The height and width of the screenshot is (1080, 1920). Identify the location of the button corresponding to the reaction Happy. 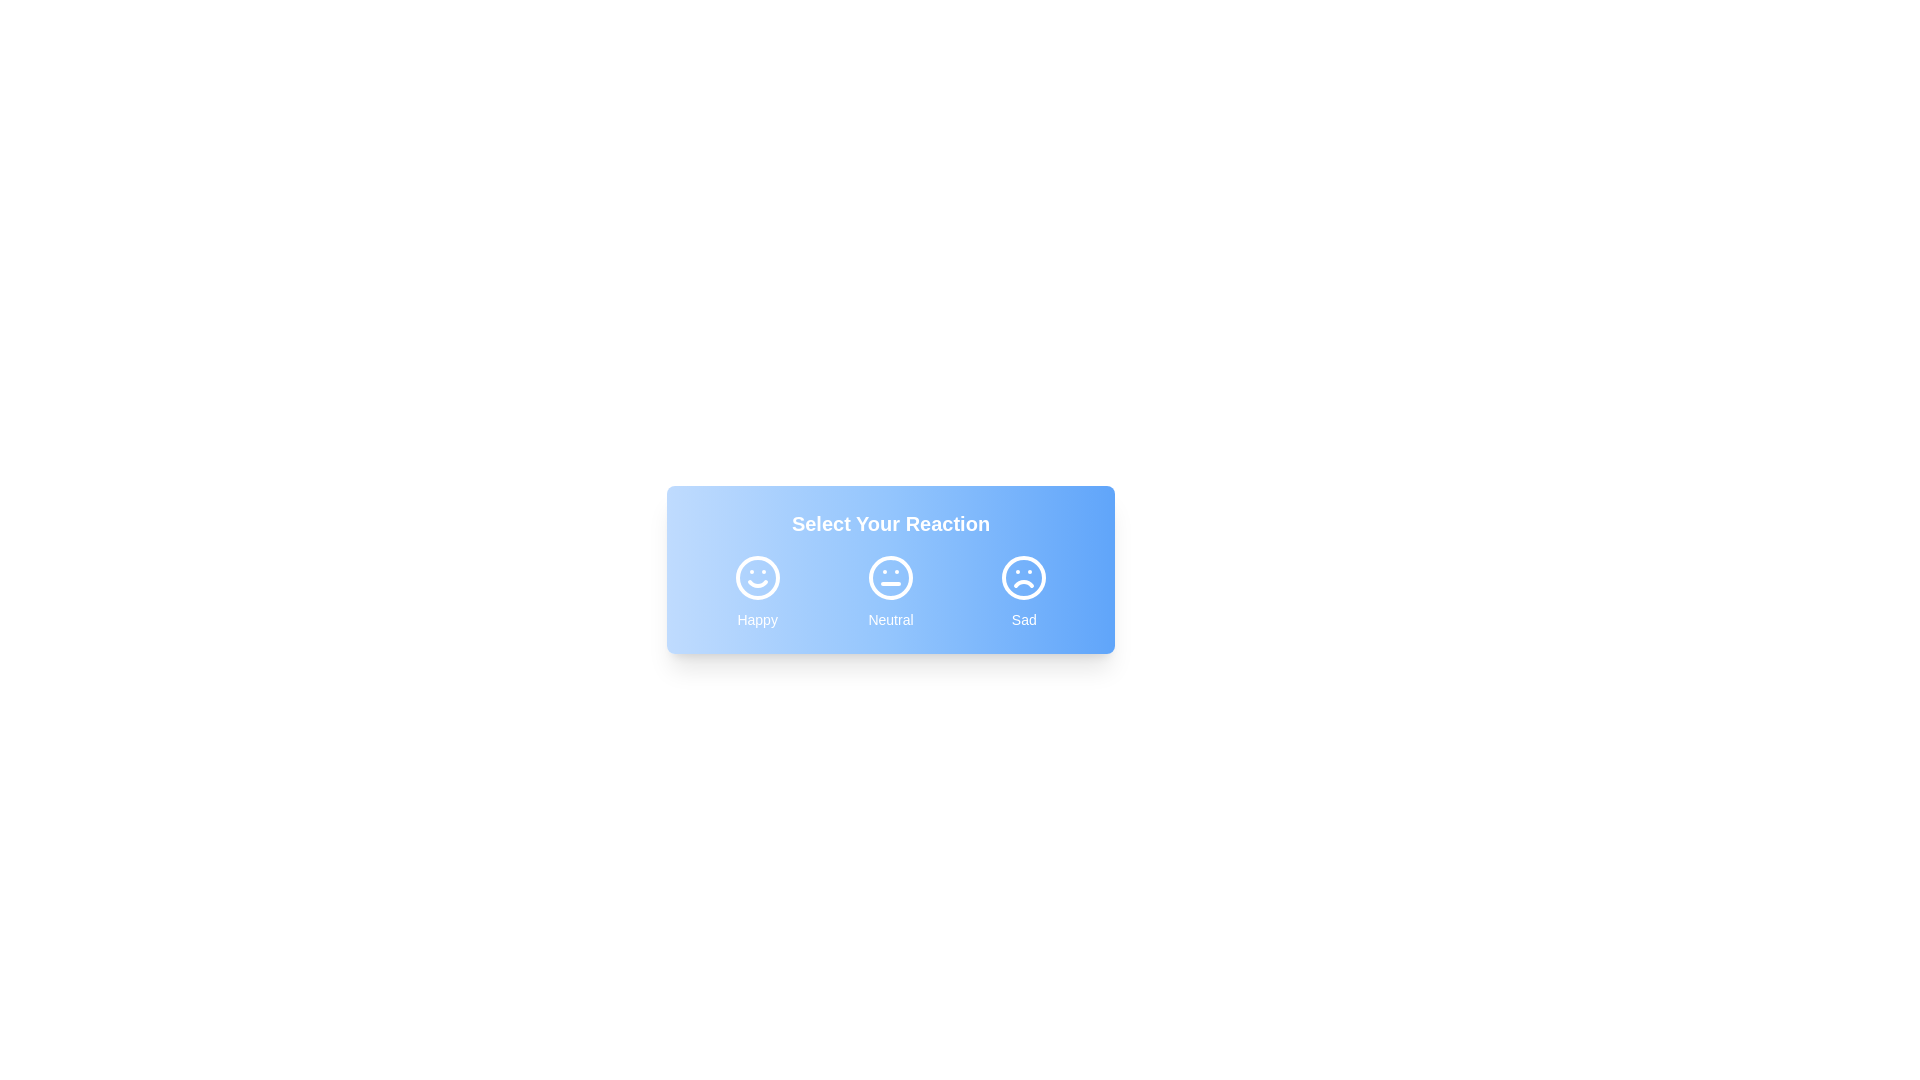
(756, 590).